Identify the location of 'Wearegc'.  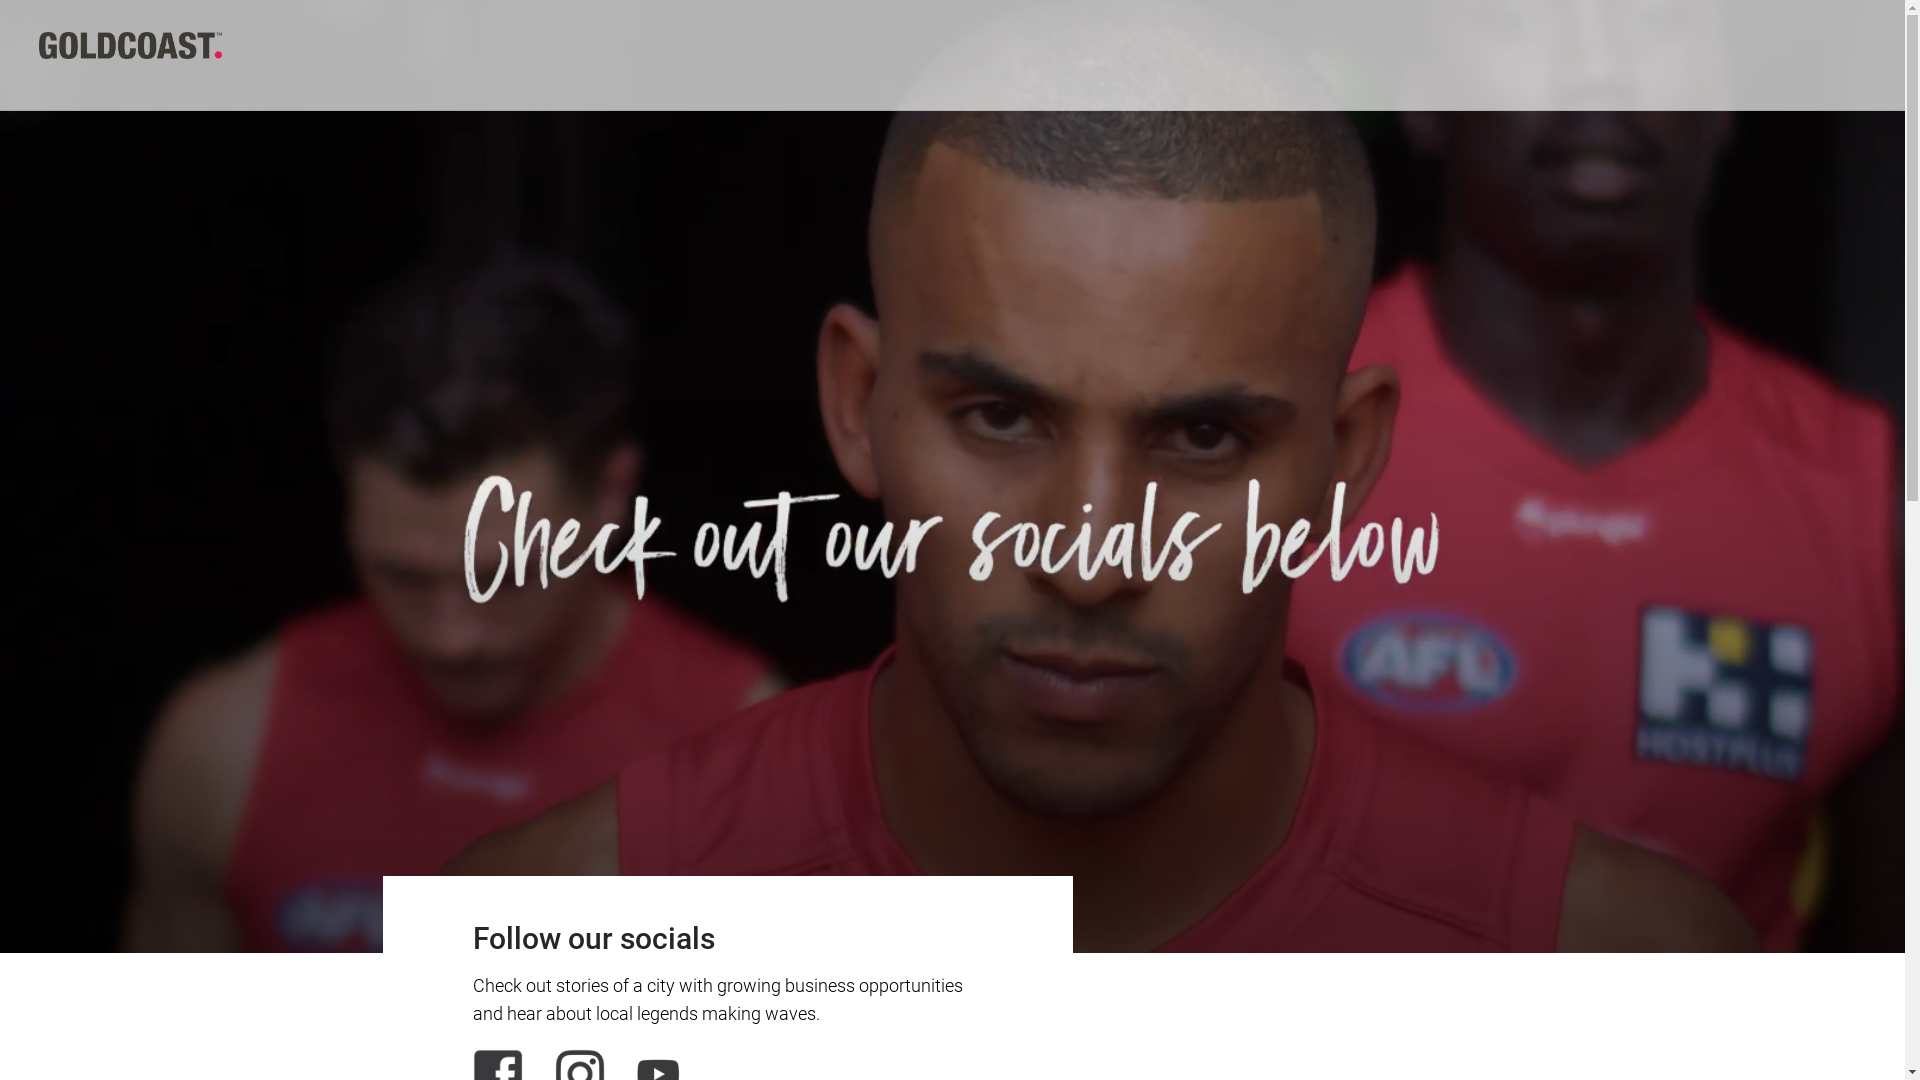
(38, 43).